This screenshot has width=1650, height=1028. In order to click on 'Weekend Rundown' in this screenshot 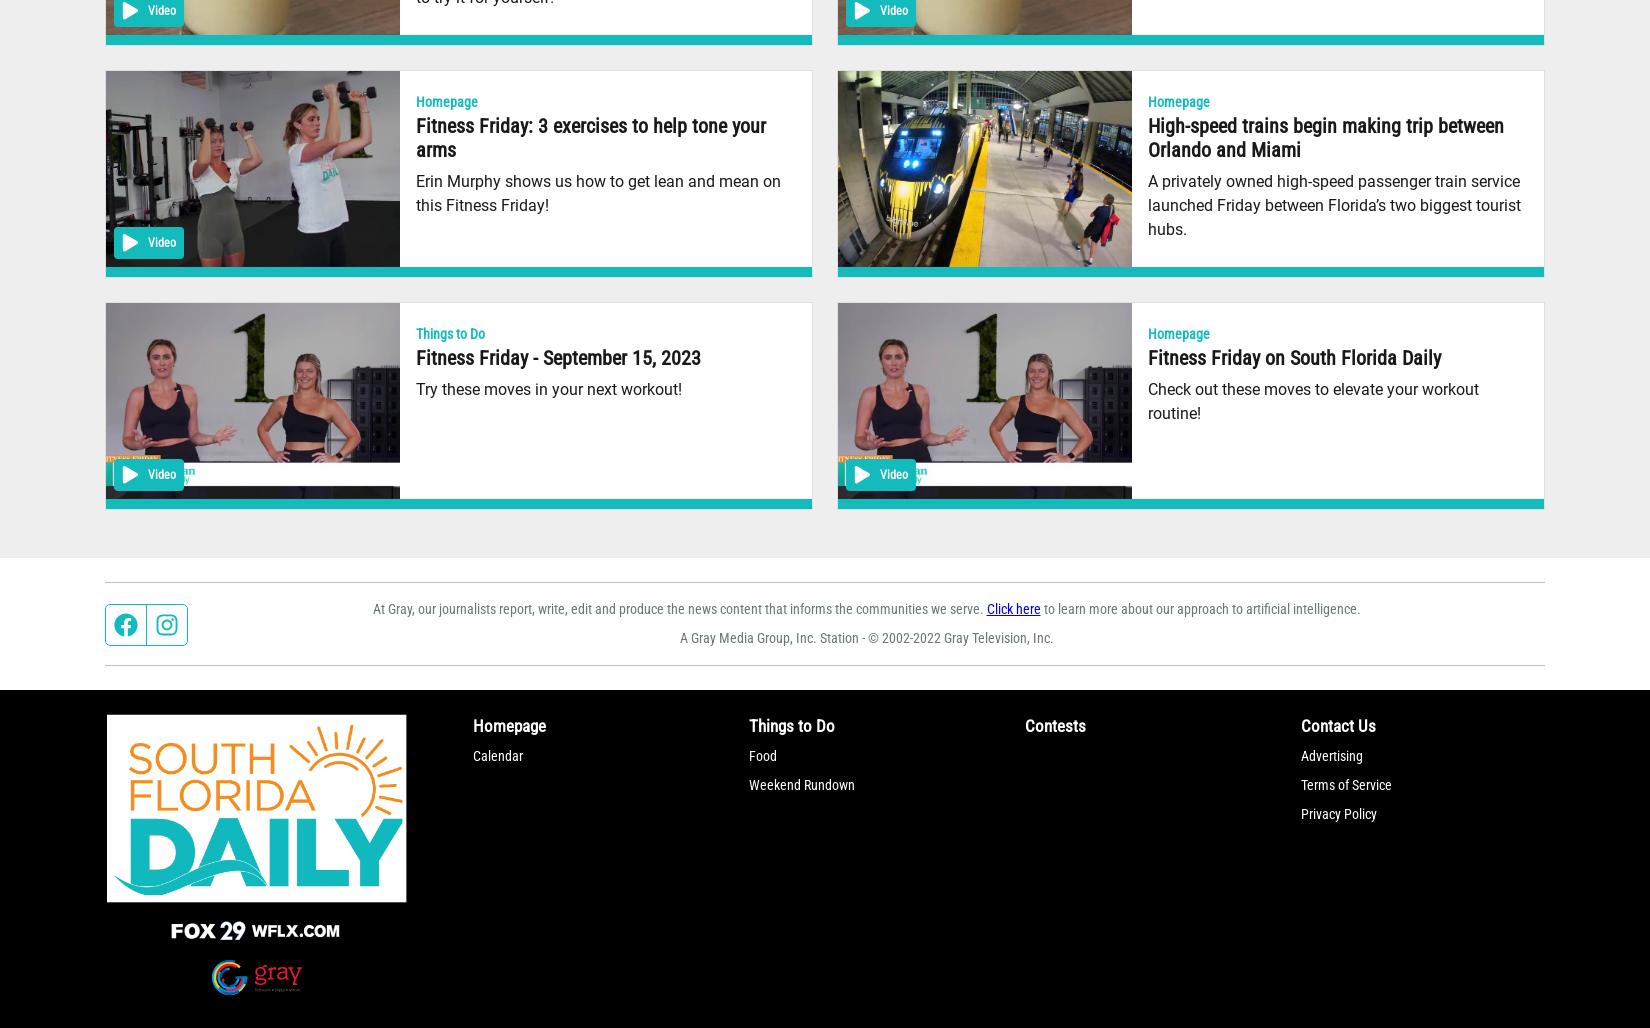, I will do `click(801, 783)`.